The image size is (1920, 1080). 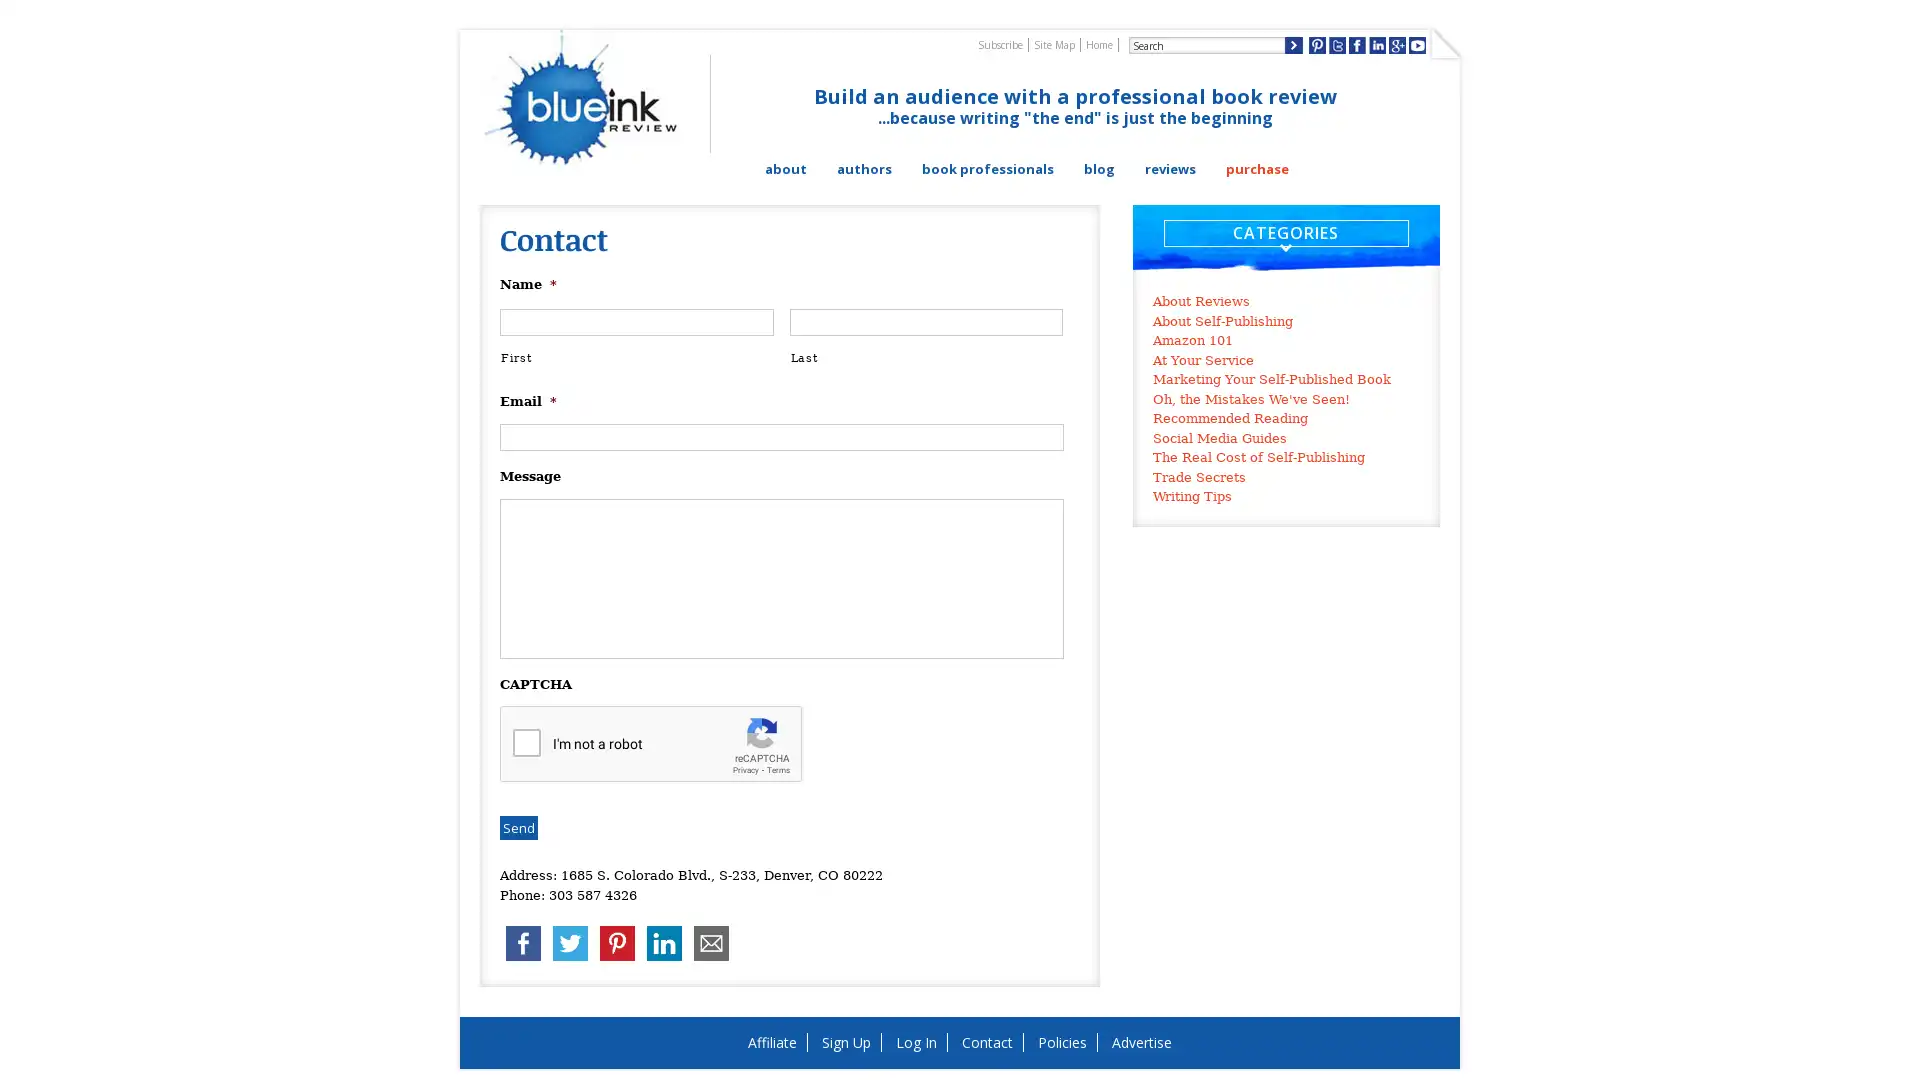 What do you see at coordinates (518, 828) in the screenshot?
I see `Send` at bounding box center [518, 828].